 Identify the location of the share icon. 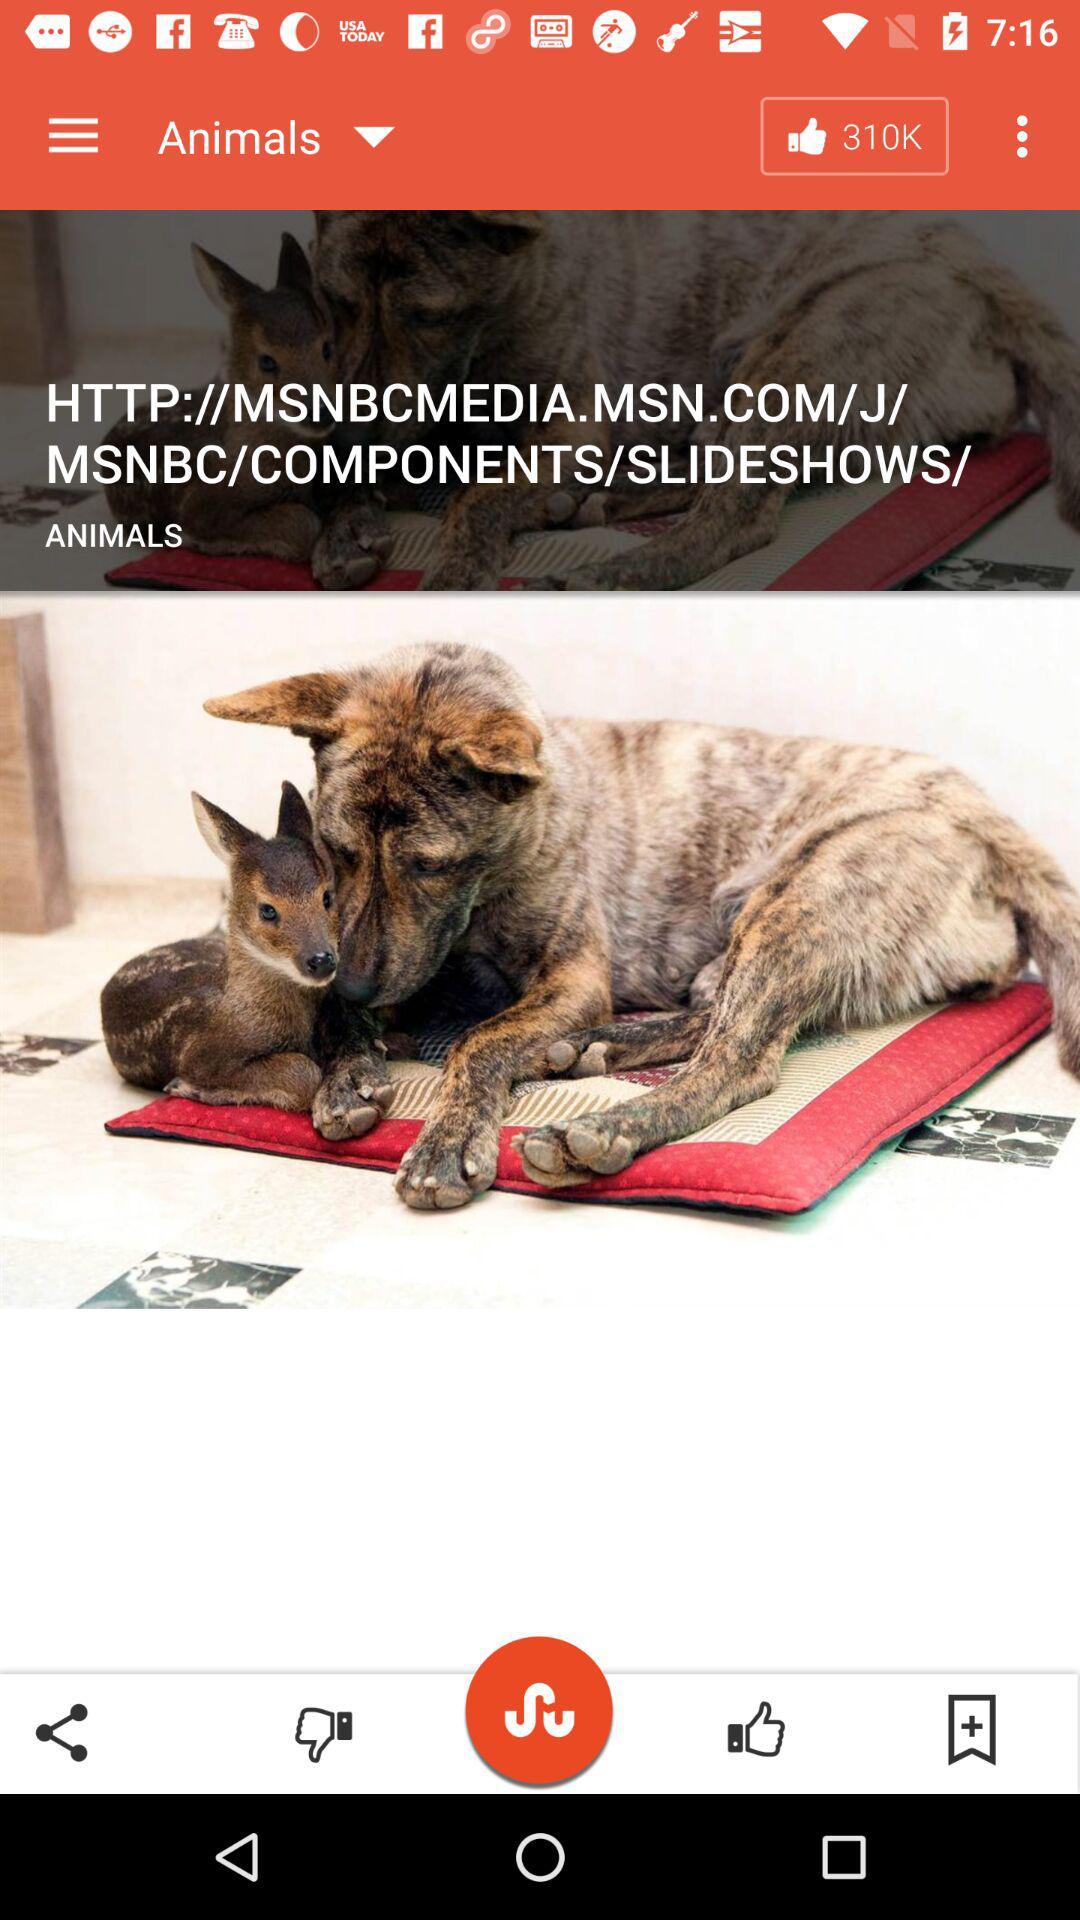
(61, 1730).